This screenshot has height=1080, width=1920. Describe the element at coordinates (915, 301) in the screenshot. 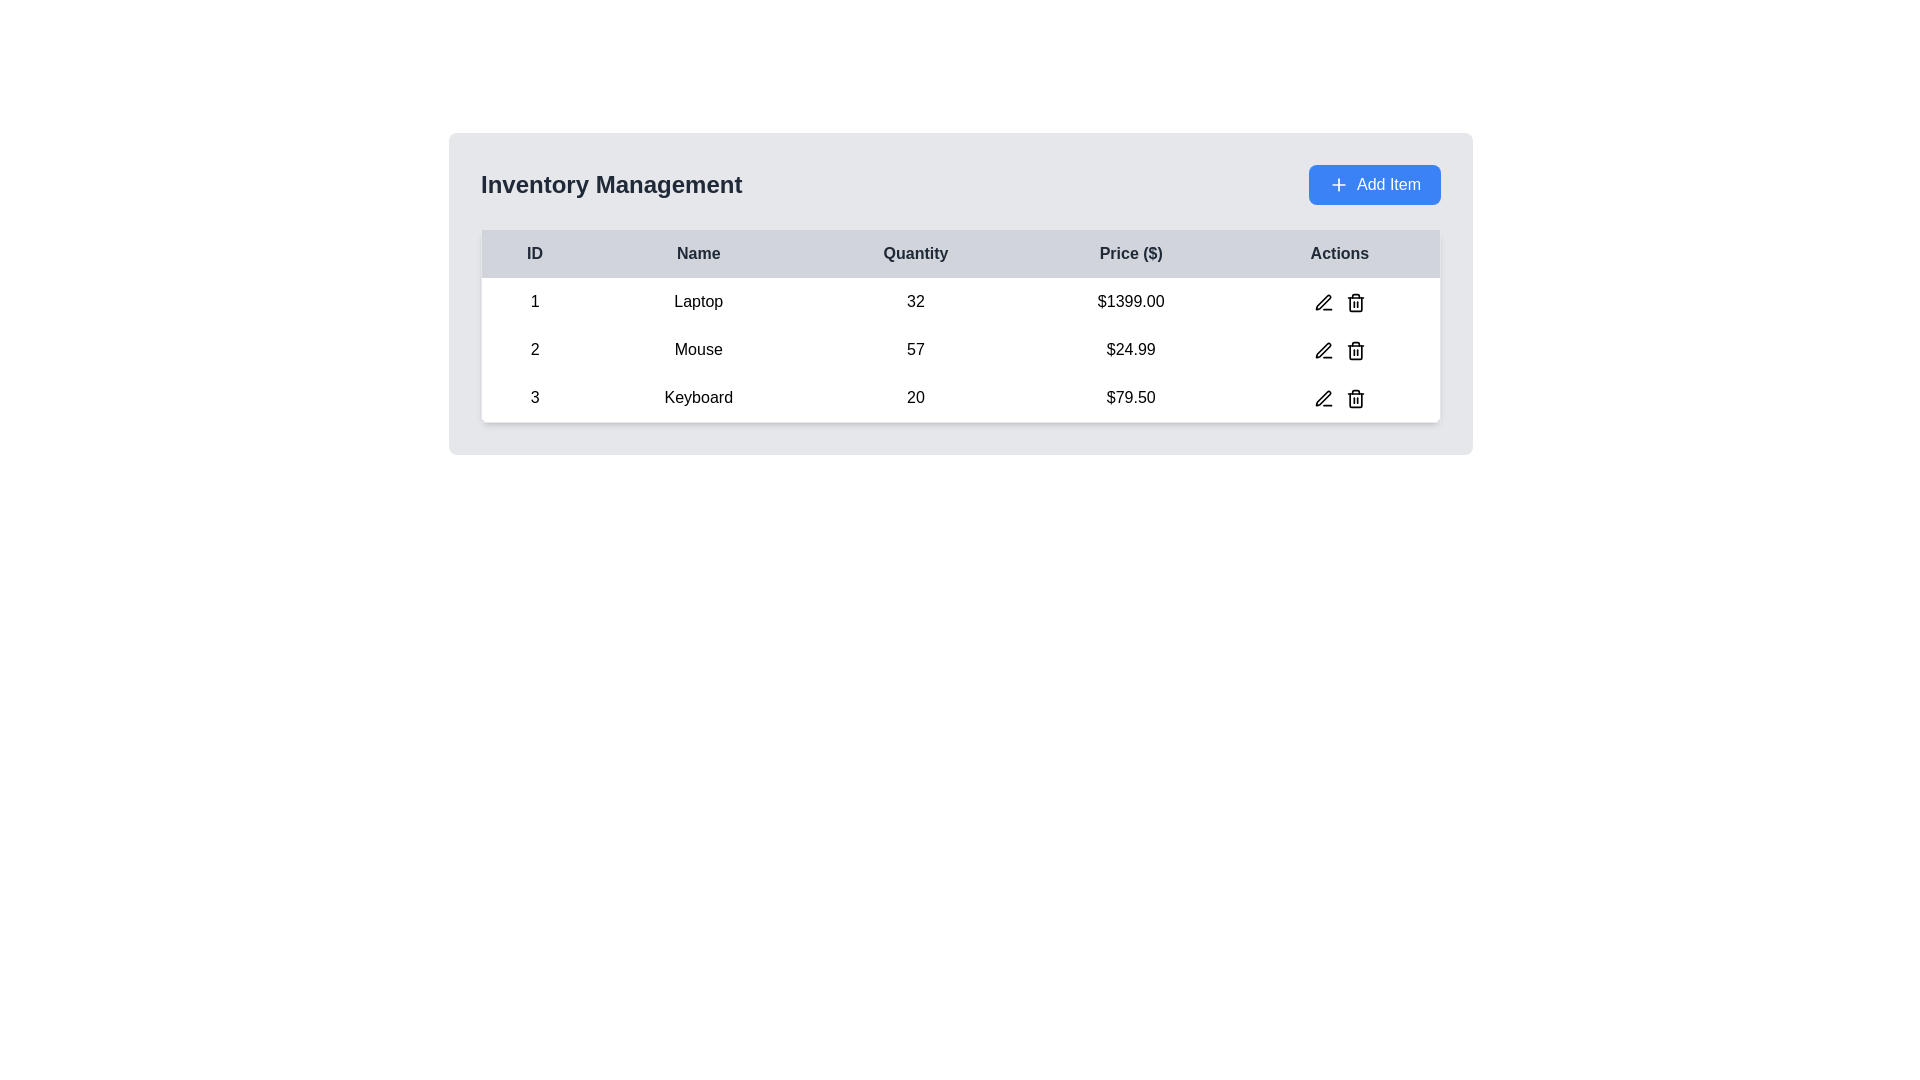

I see `the text label displaying the quantity of 'Laptop' located in the third column of the first row under the 'Quantity' header` at that location.